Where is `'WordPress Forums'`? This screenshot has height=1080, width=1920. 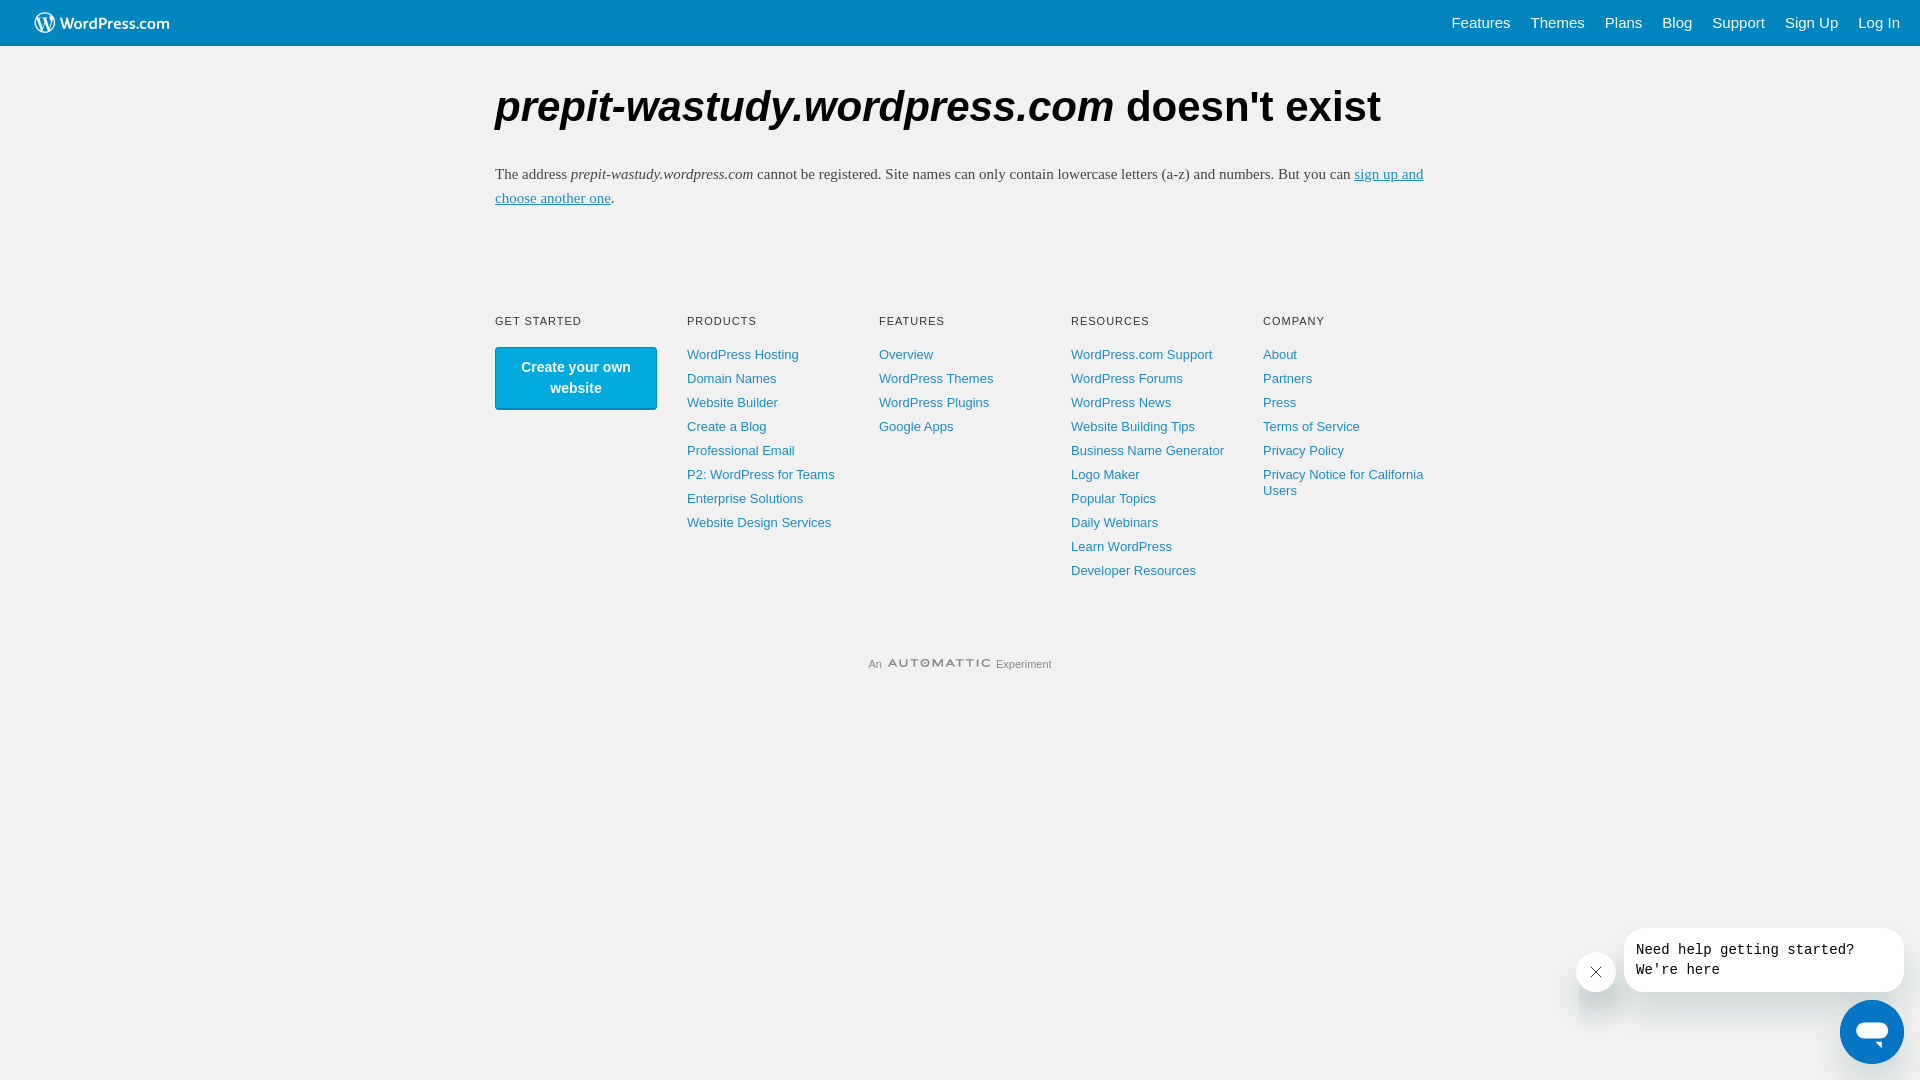
'WordPress Forums' is located at coordinates (1127, 378).